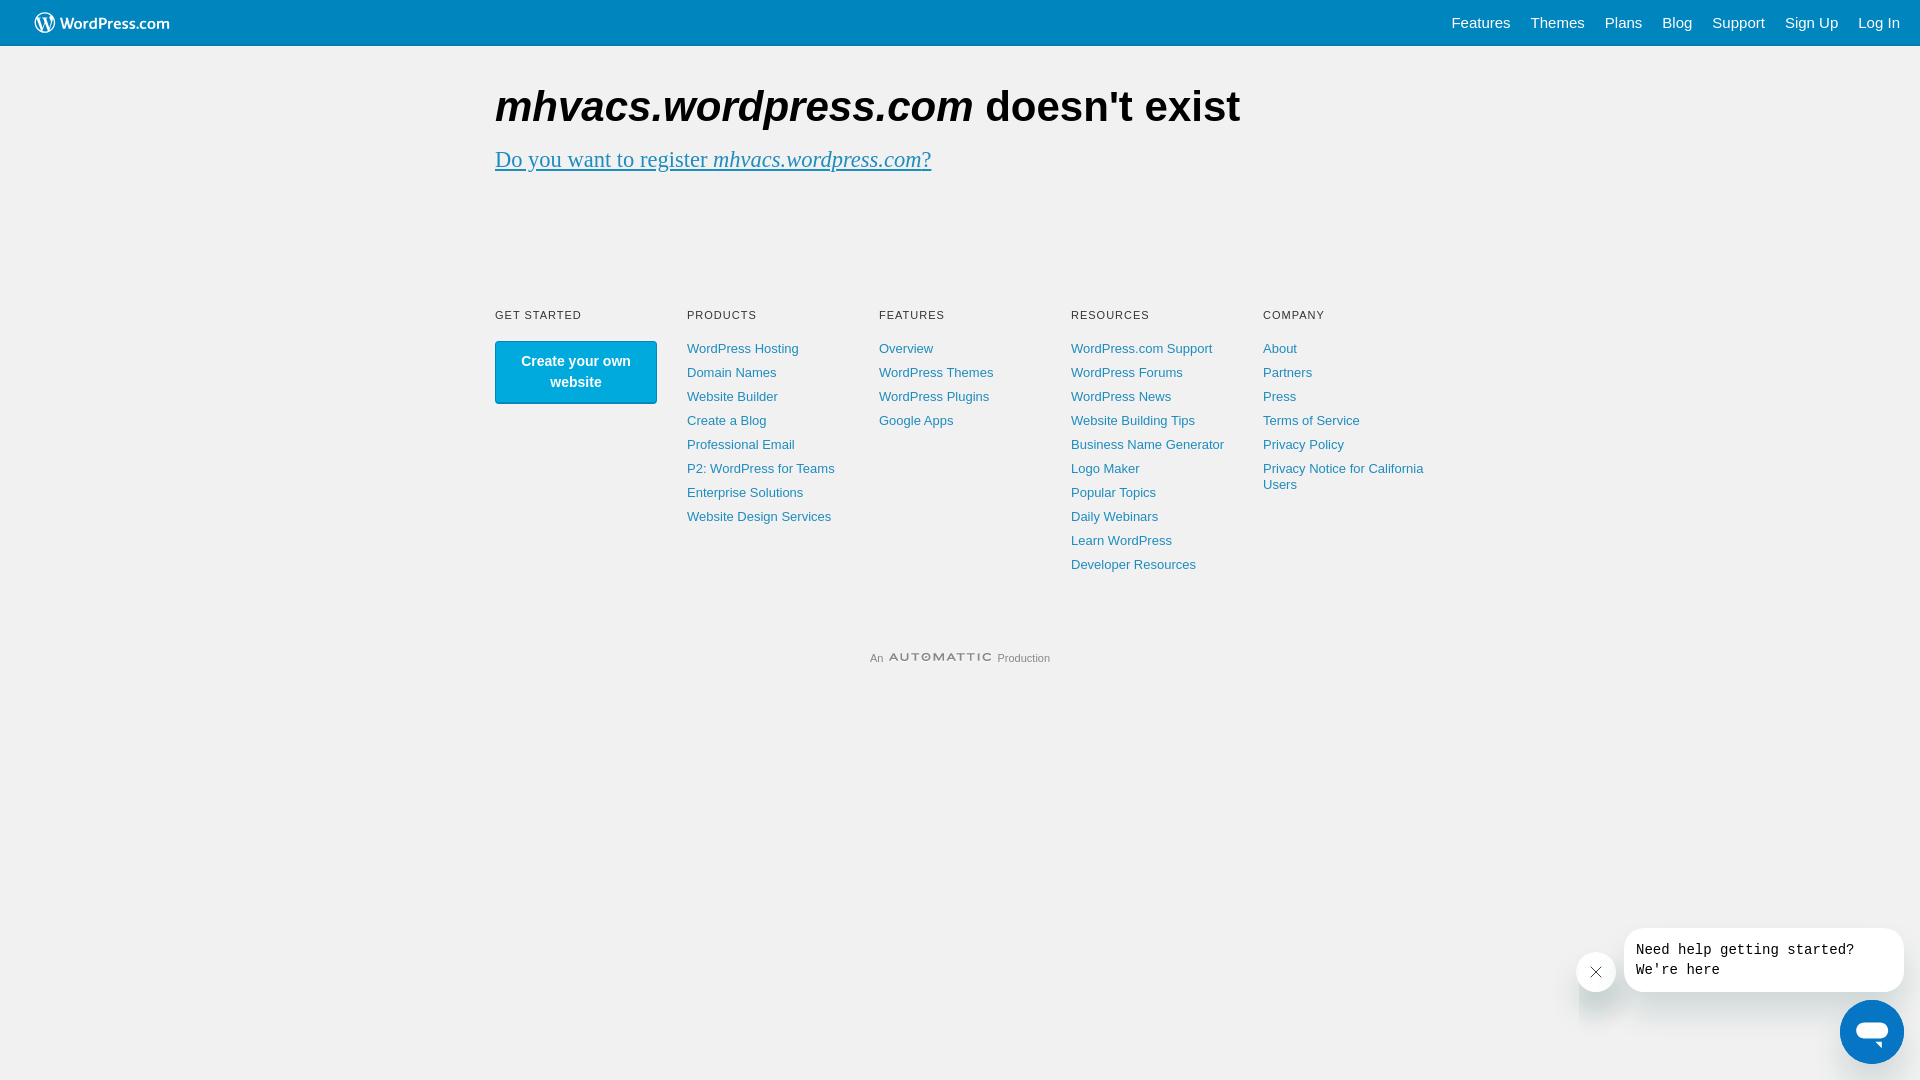  Describe the element at coordinates (1311, 419) in the screenshot. I see `'Terms of Service'` at that location.